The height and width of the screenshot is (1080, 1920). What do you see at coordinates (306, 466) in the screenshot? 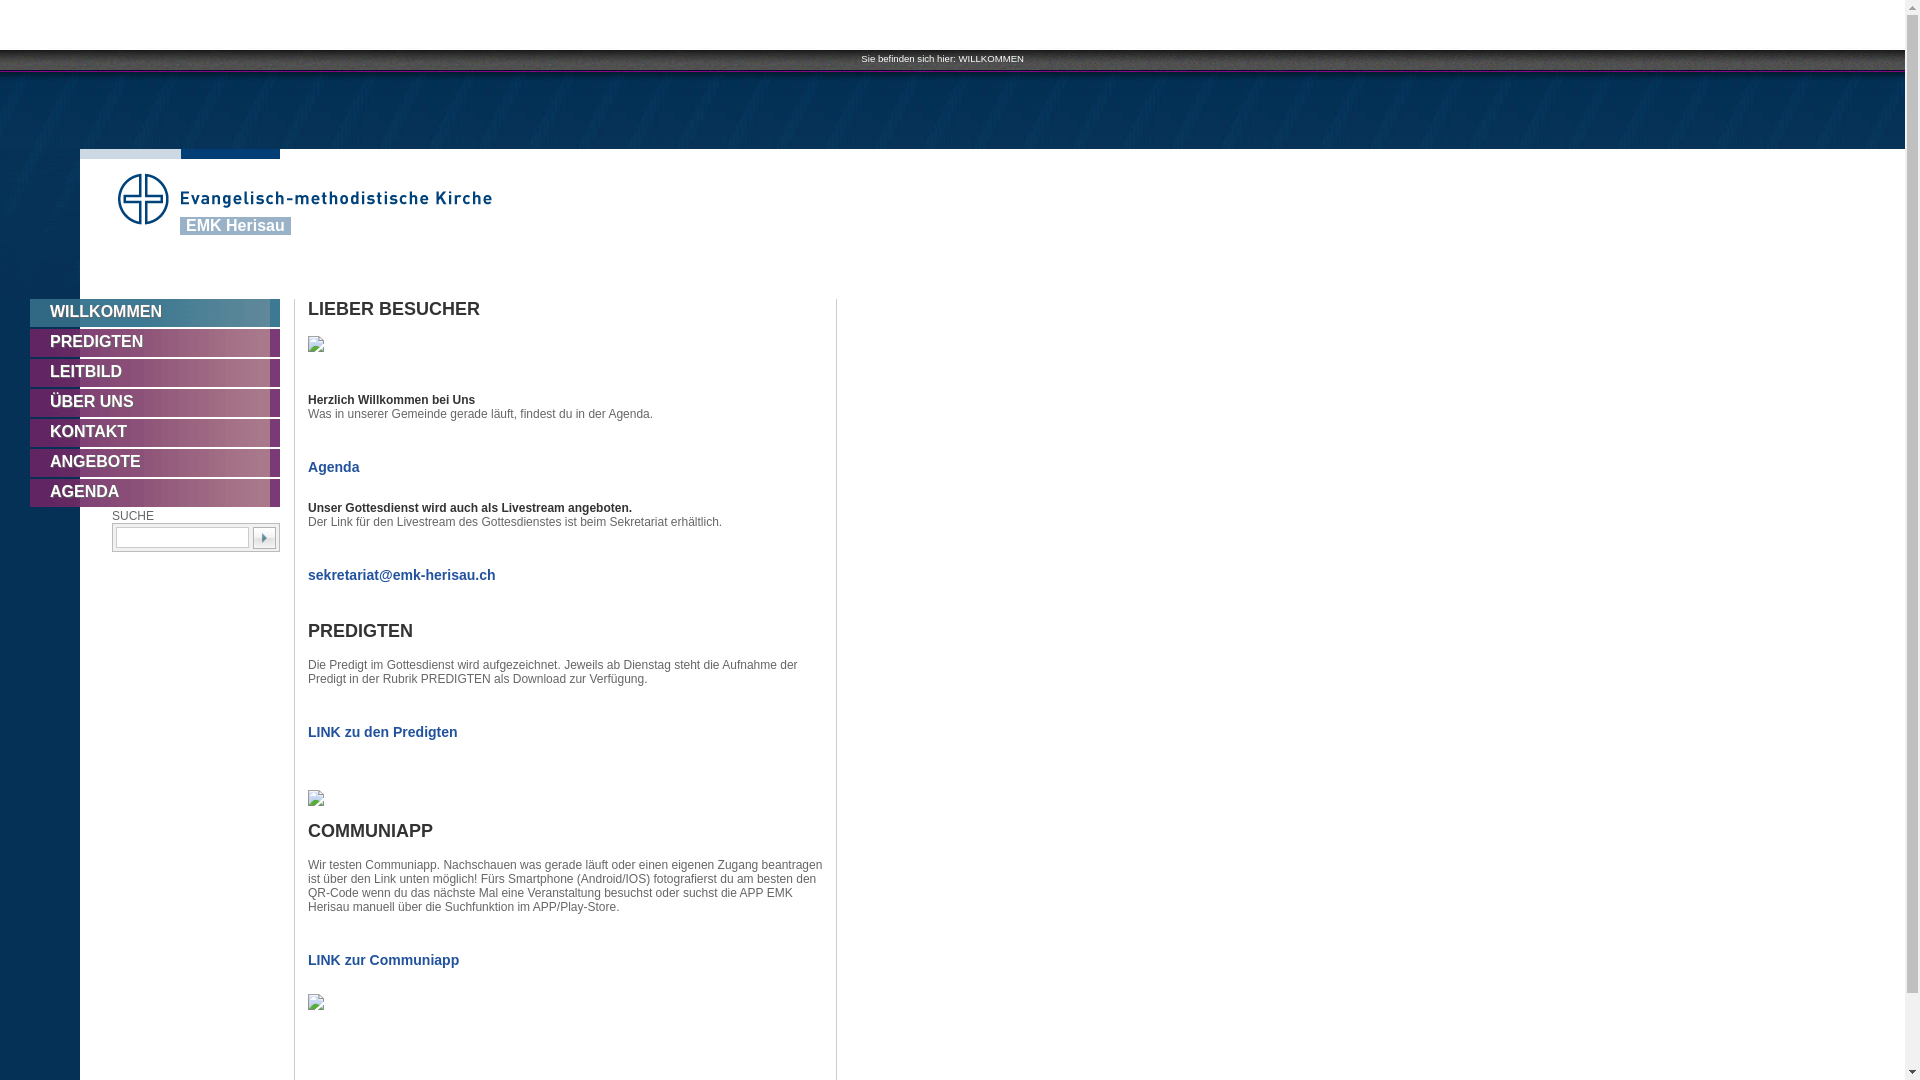
I see `'Agenda'` at bounding box center [306, 466].